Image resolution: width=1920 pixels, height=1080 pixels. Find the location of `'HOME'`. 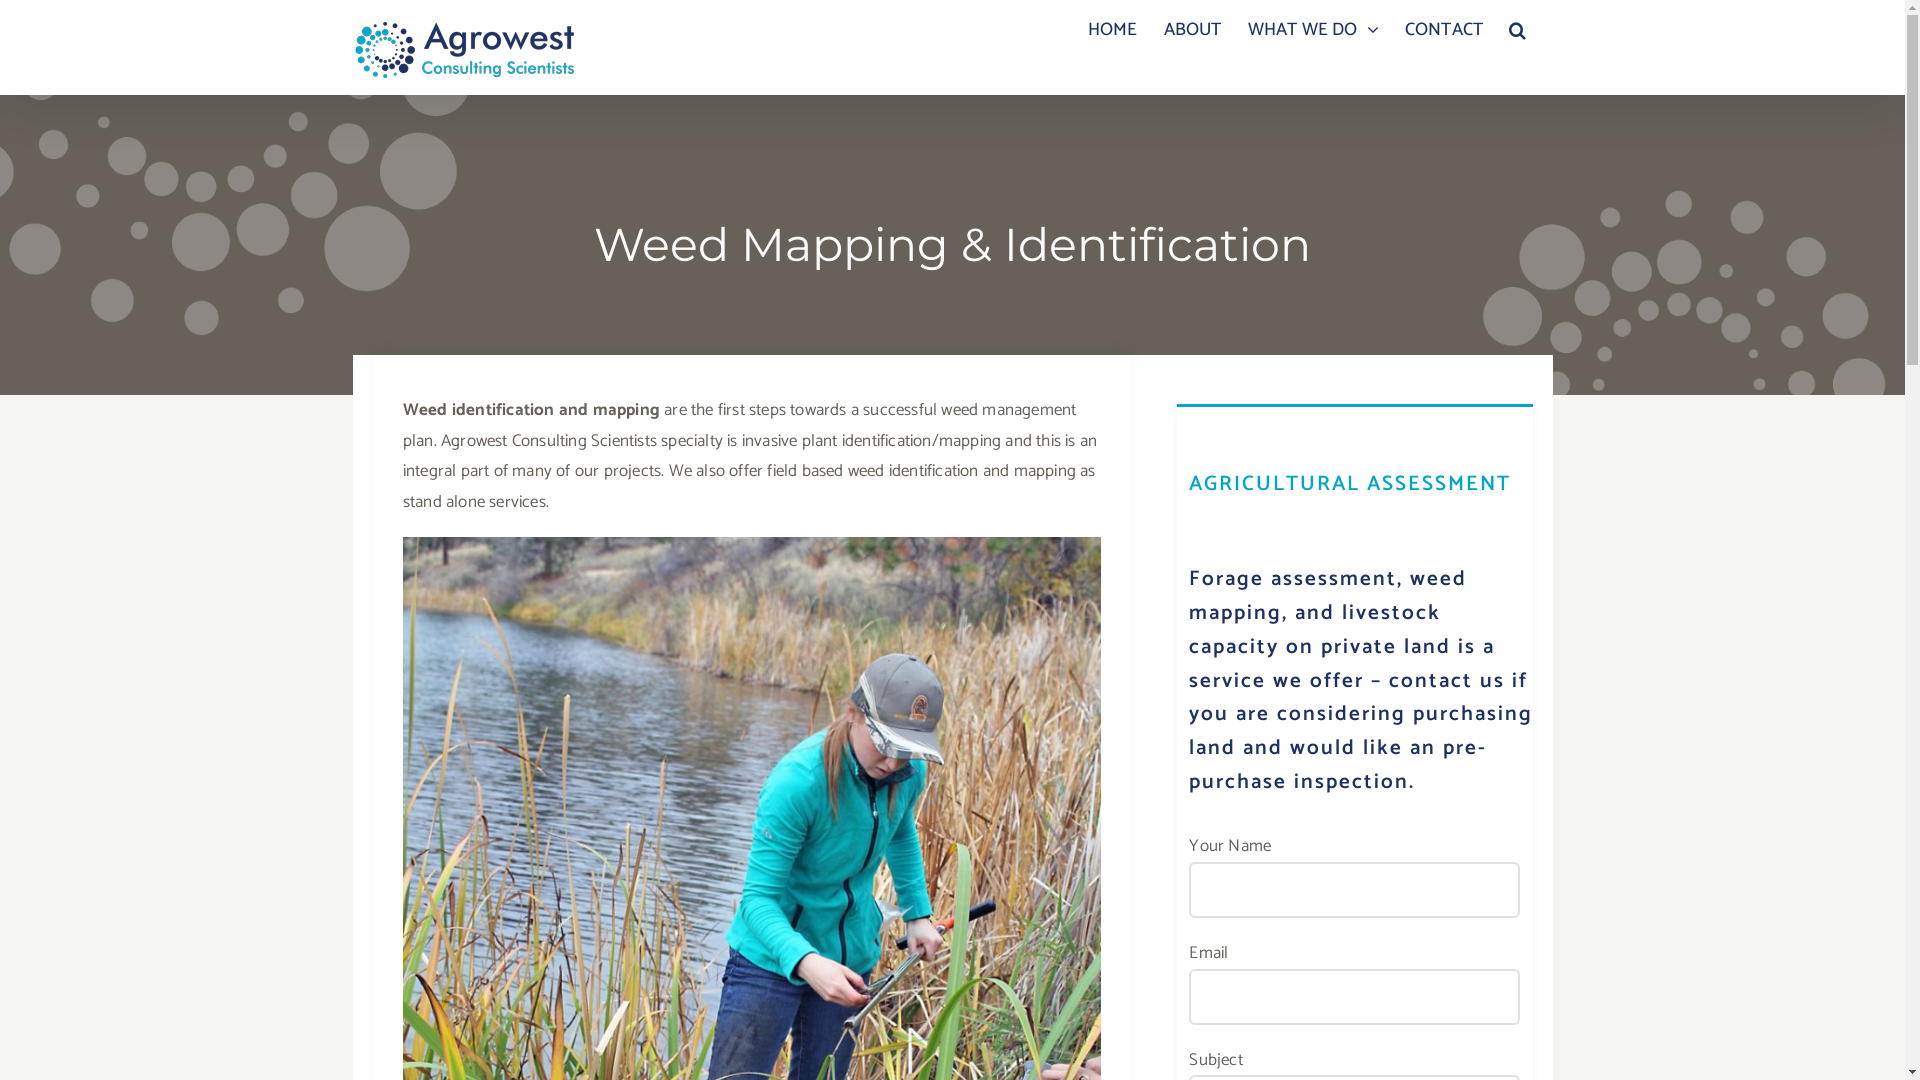

'HOME' is located at coordinates (1112, 30).